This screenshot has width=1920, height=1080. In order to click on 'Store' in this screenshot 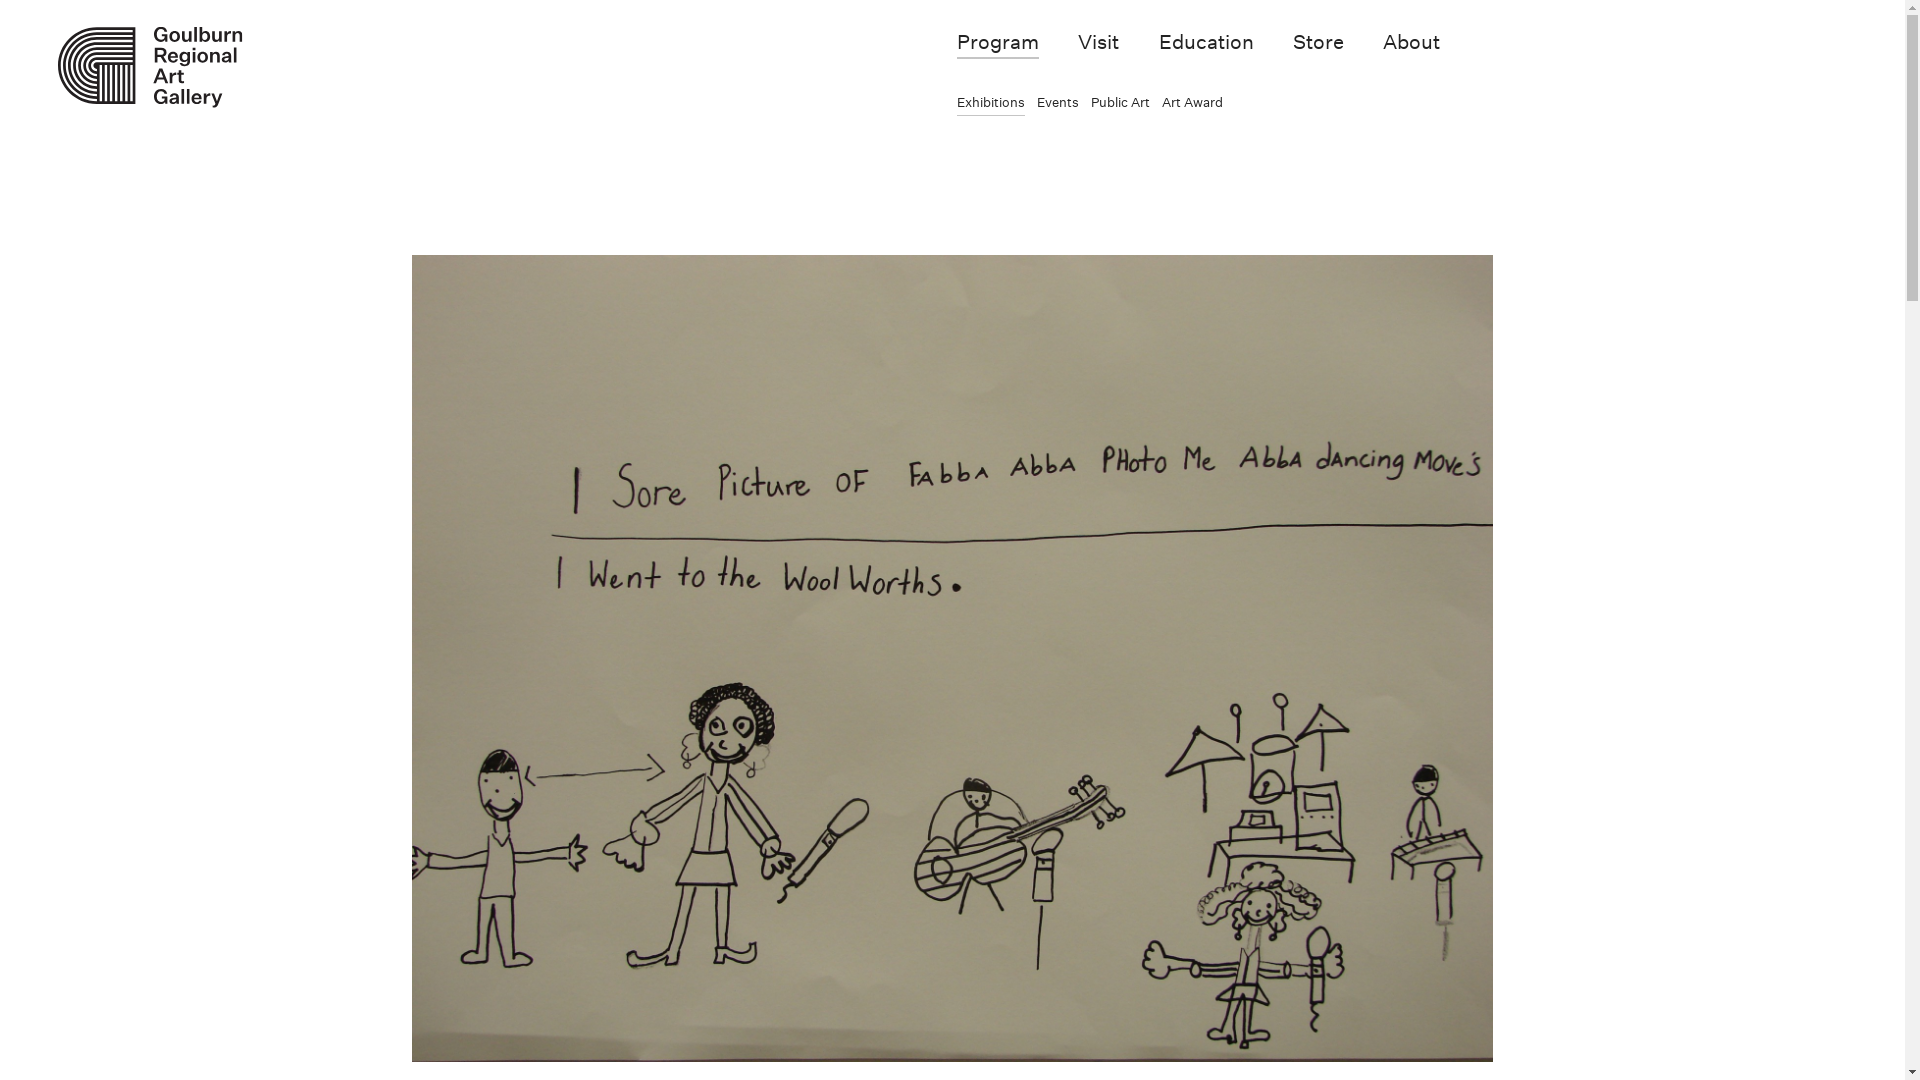, I will do `click(1318, 42)`.